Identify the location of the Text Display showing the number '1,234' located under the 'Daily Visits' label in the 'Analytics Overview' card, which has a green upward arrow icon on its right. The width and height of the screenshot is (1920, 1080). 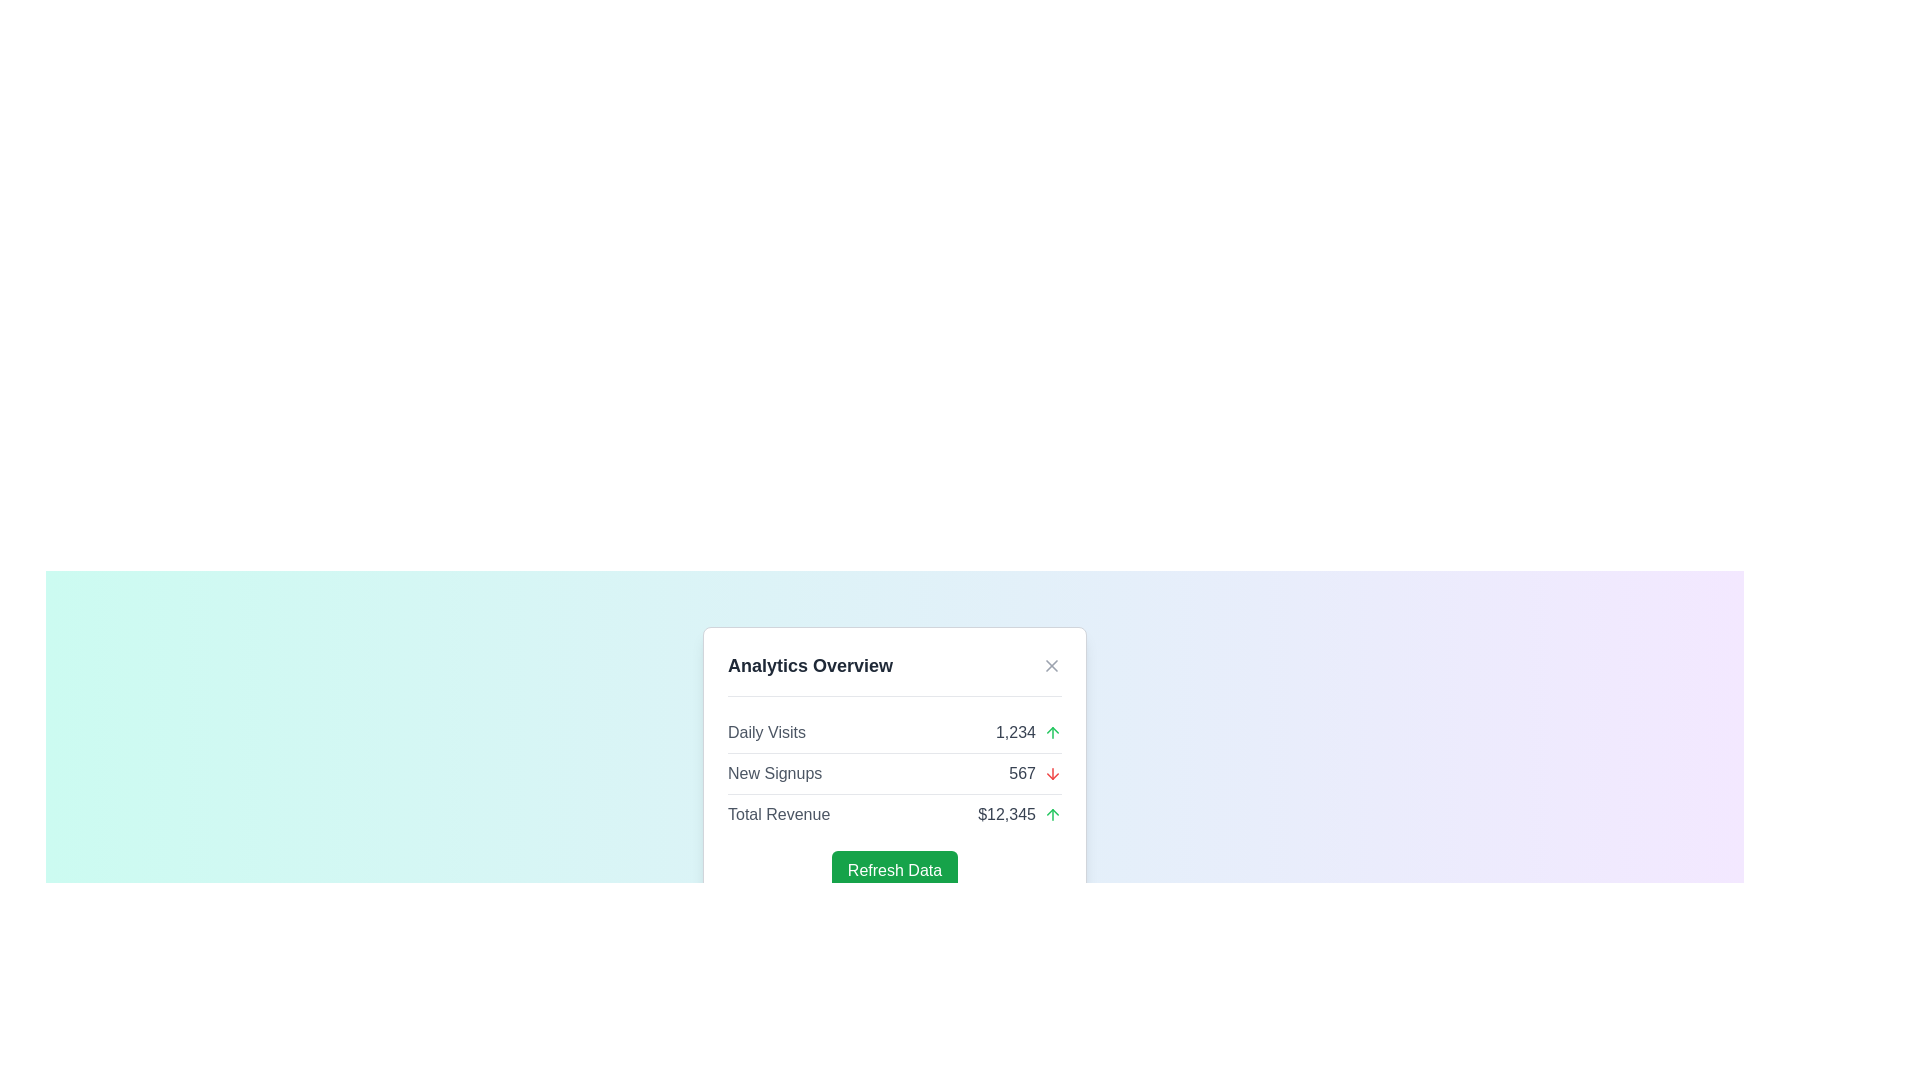
(1016, 732).